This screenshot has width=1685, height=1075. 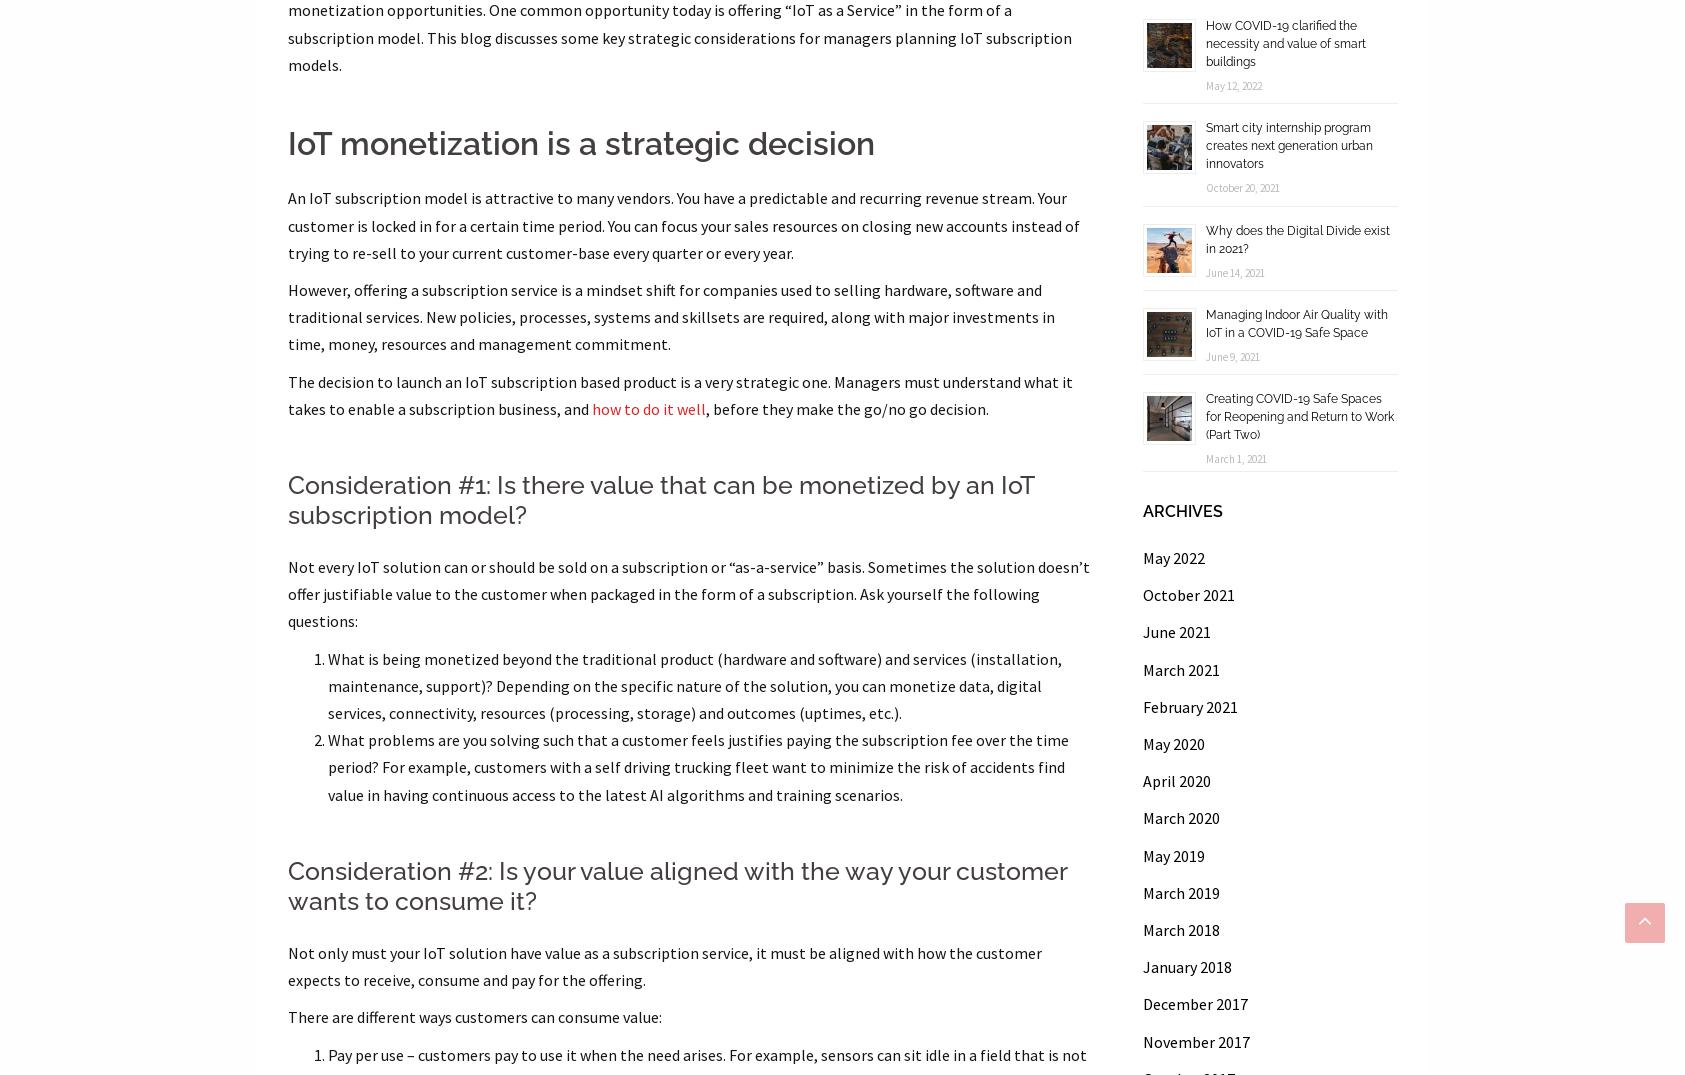 What do you see at coordinates (1284, 42) in the screenshot?
I see `'How COVID-19 clarified the necessity and value of smart buildings'` at bounding box center [1284, 42].